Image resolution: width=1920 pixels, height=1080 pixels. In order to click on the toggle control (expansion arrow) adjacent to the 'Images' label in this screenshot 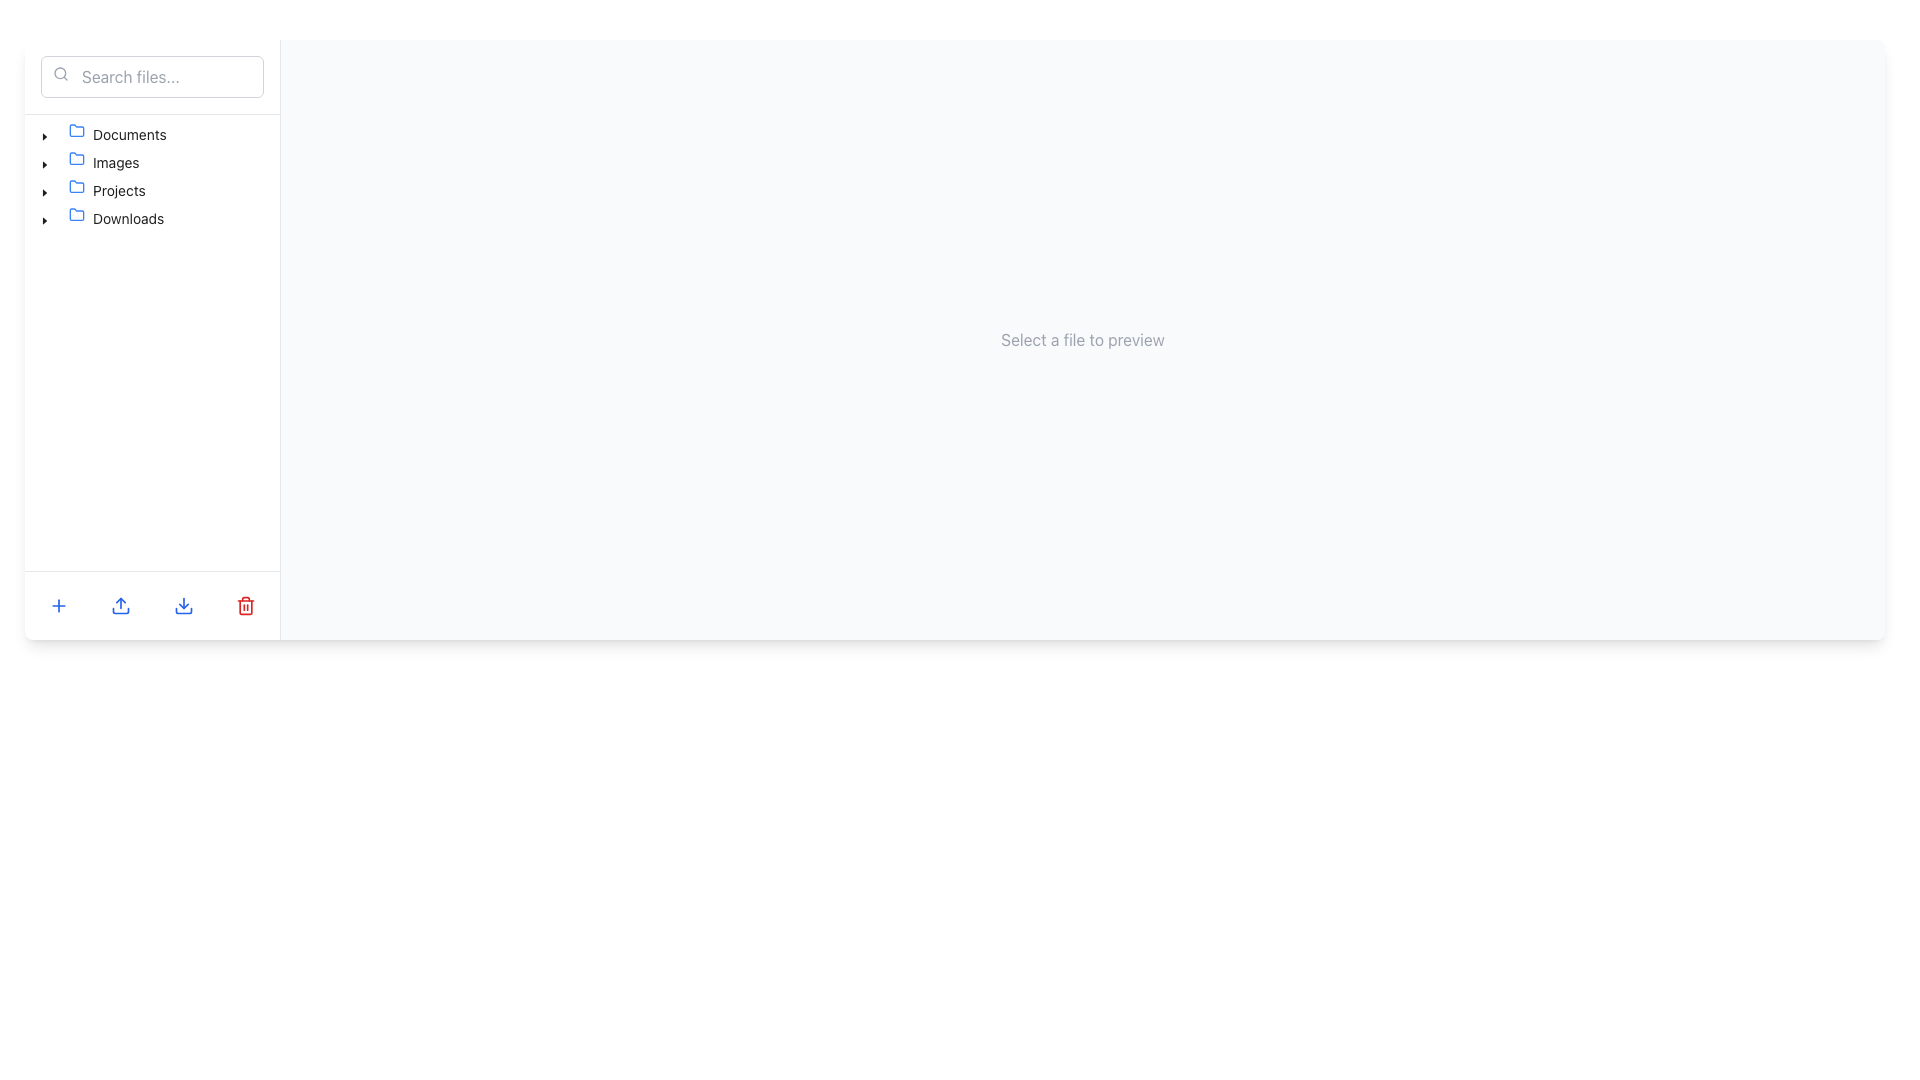, I will do `click(44, 161)`.